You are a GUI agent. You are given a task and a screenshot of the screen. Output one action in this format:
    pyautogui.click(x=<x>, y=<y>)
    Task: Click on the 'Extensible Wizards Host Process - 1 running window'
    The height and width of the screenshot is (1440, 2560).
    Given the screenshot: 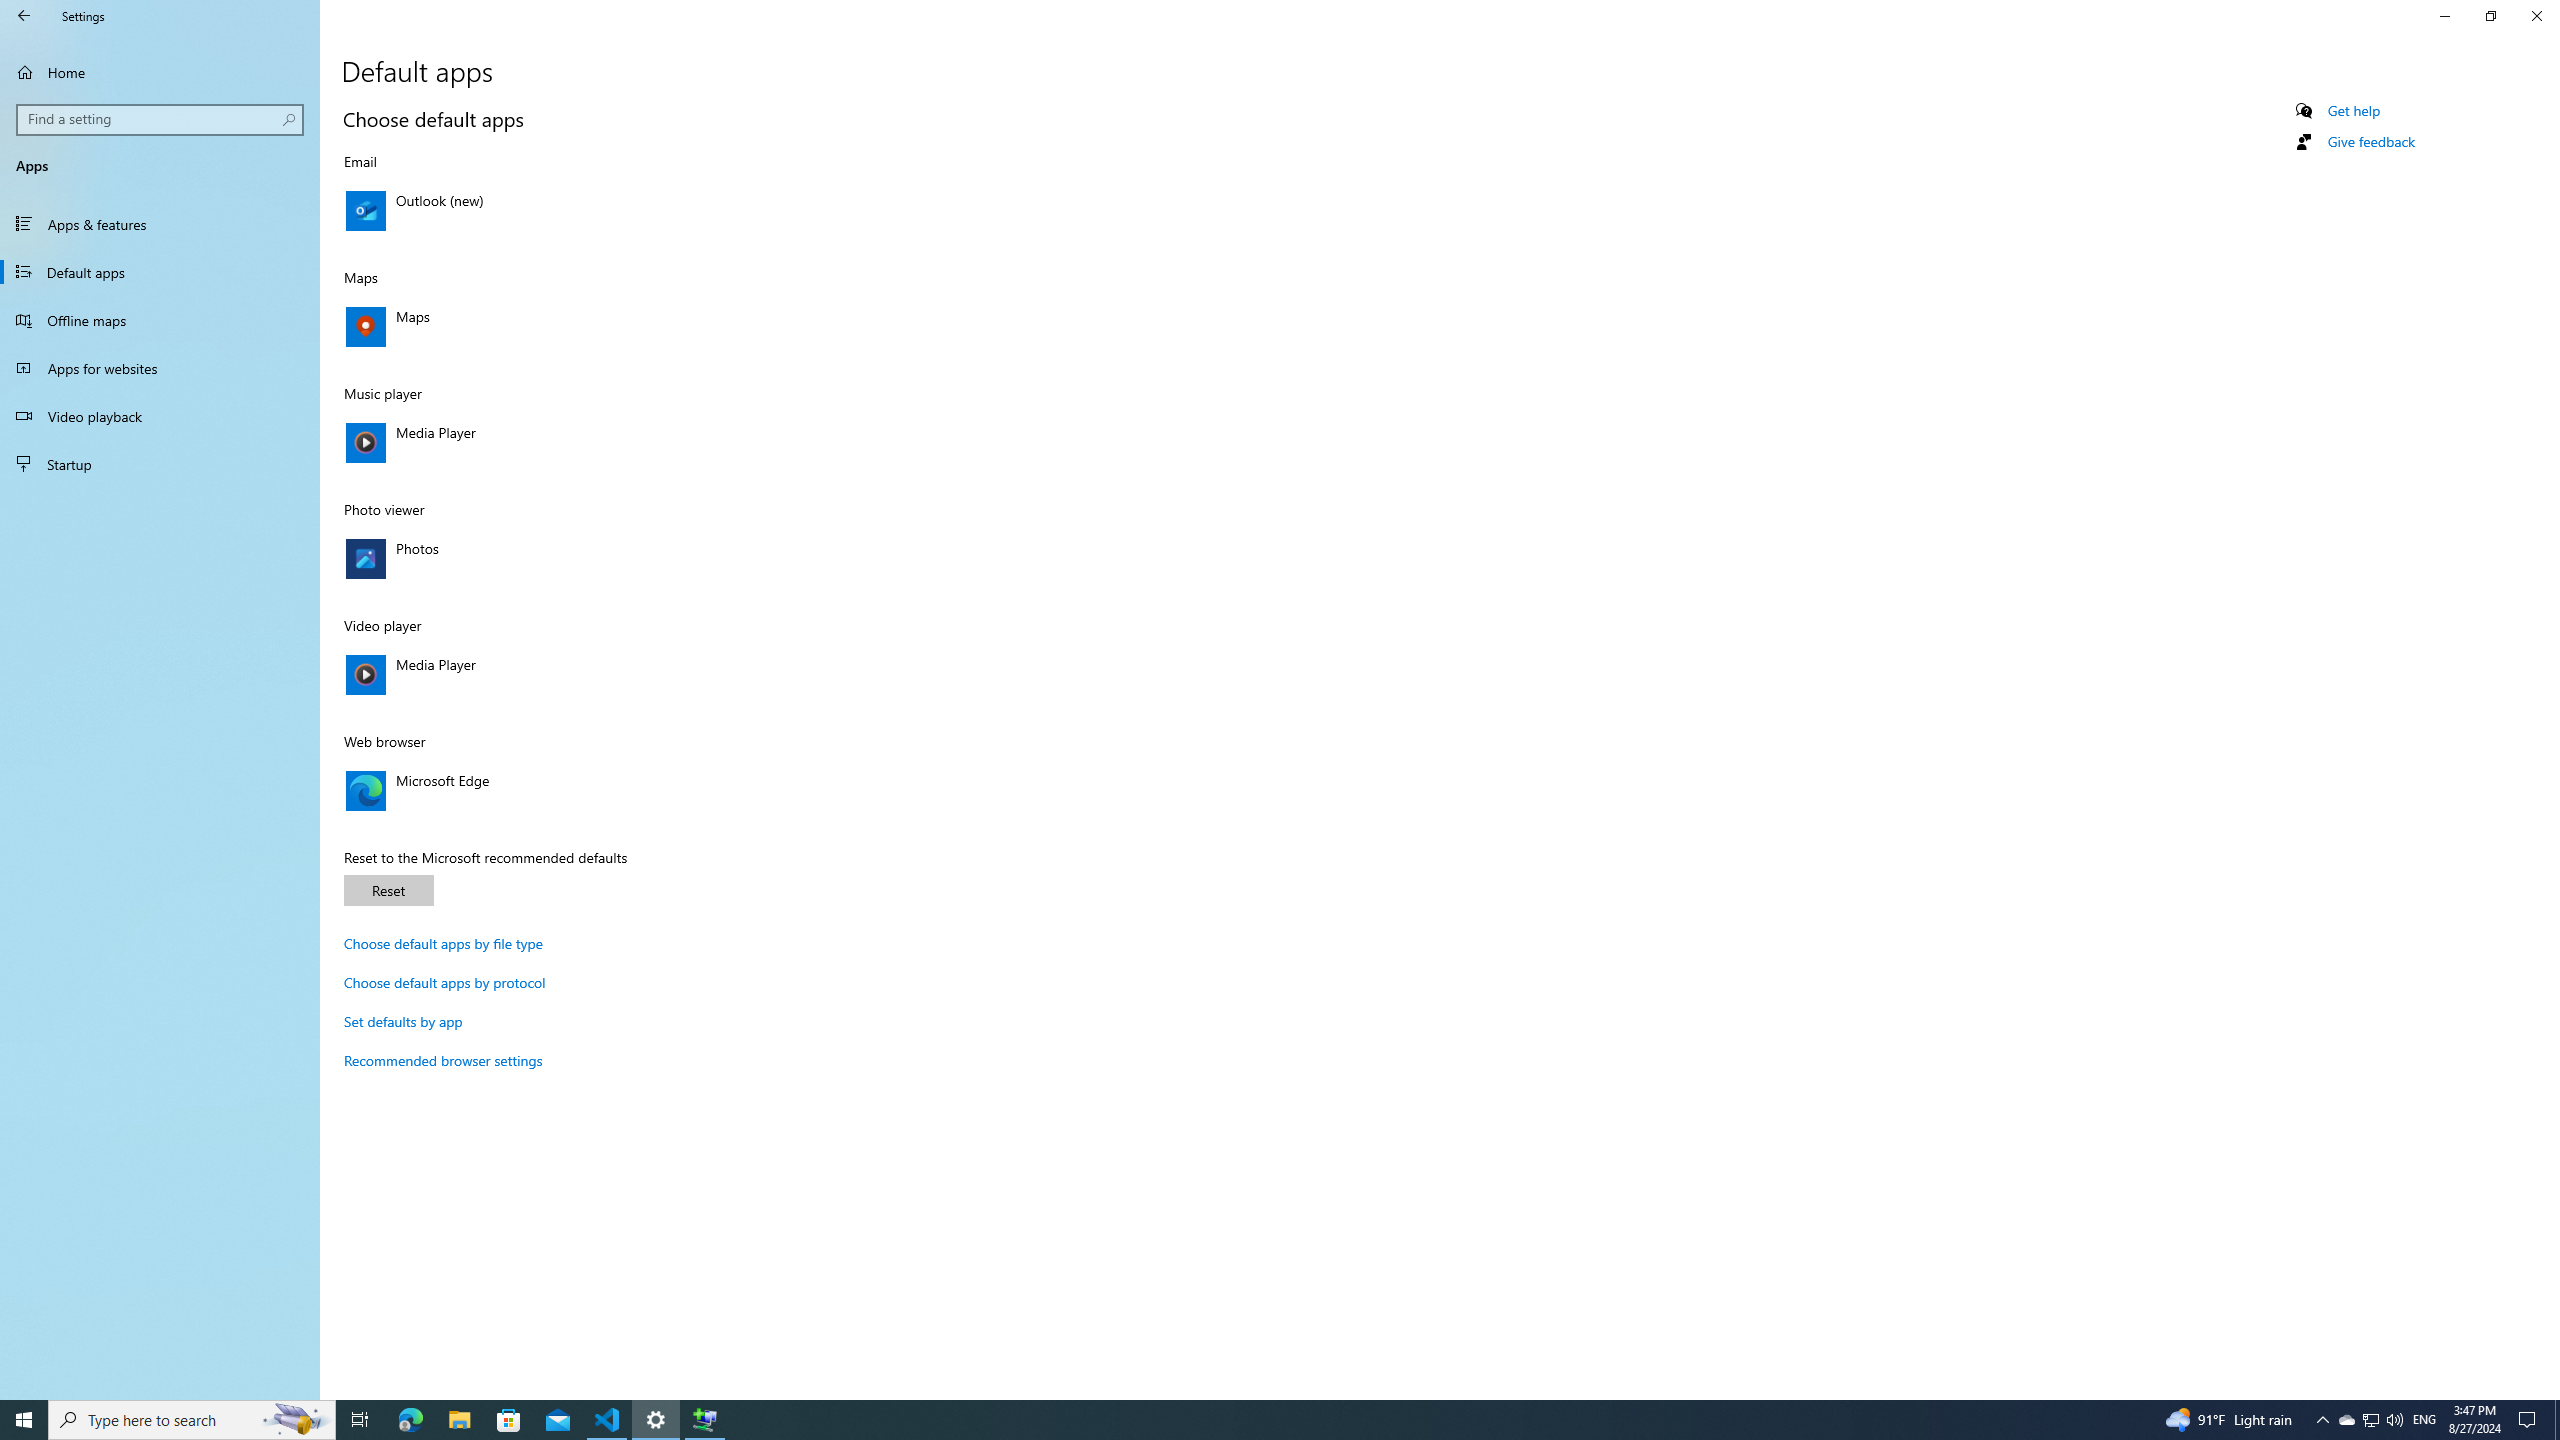 What is the action you would take?
    pyautogui.click(x=705, y=1418)
    